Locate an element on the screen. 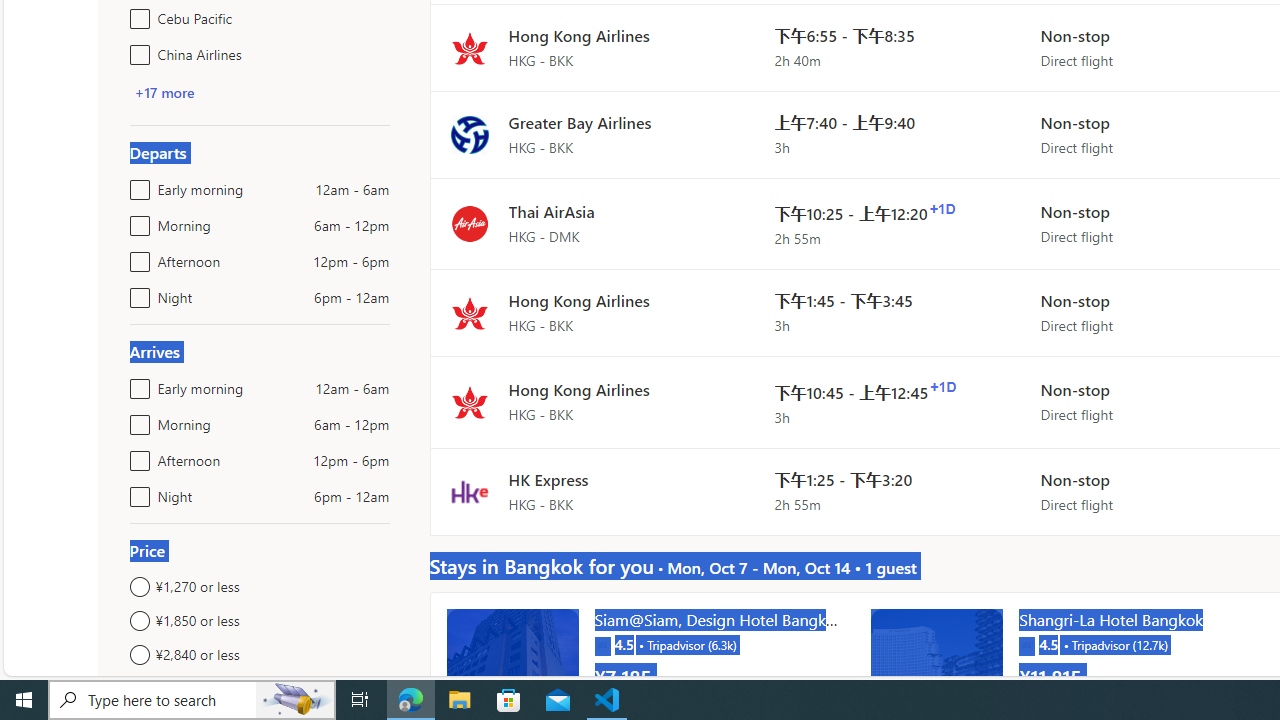 The height and width of the screenshot is (720, 1280). 'Flight logo' is located at coordinates (468, 491).